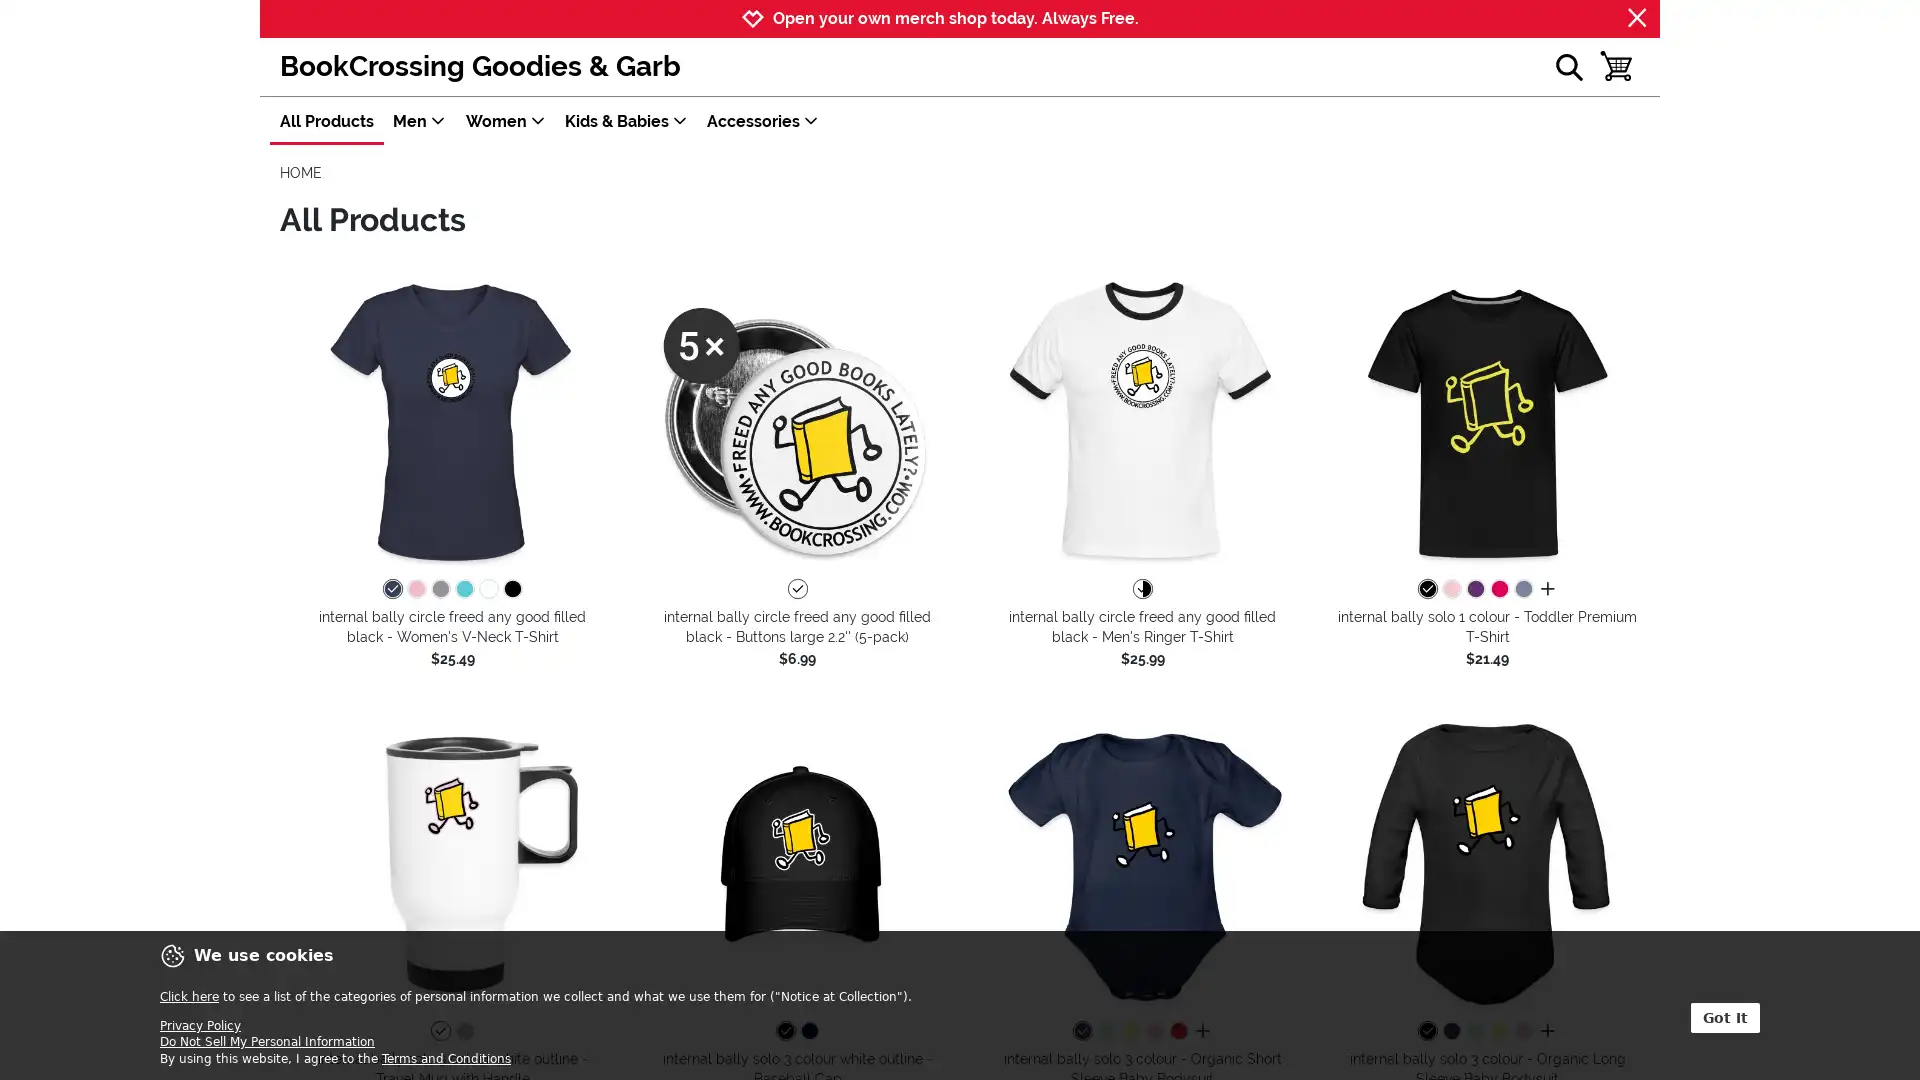 The image size is (1920, 1080). What do you see at coordinates (1487, 420) in the screenshot?
I see `internal bally solo 1 colour - Toddler Premium T-Shirt` at bounding box center [1487, 420].